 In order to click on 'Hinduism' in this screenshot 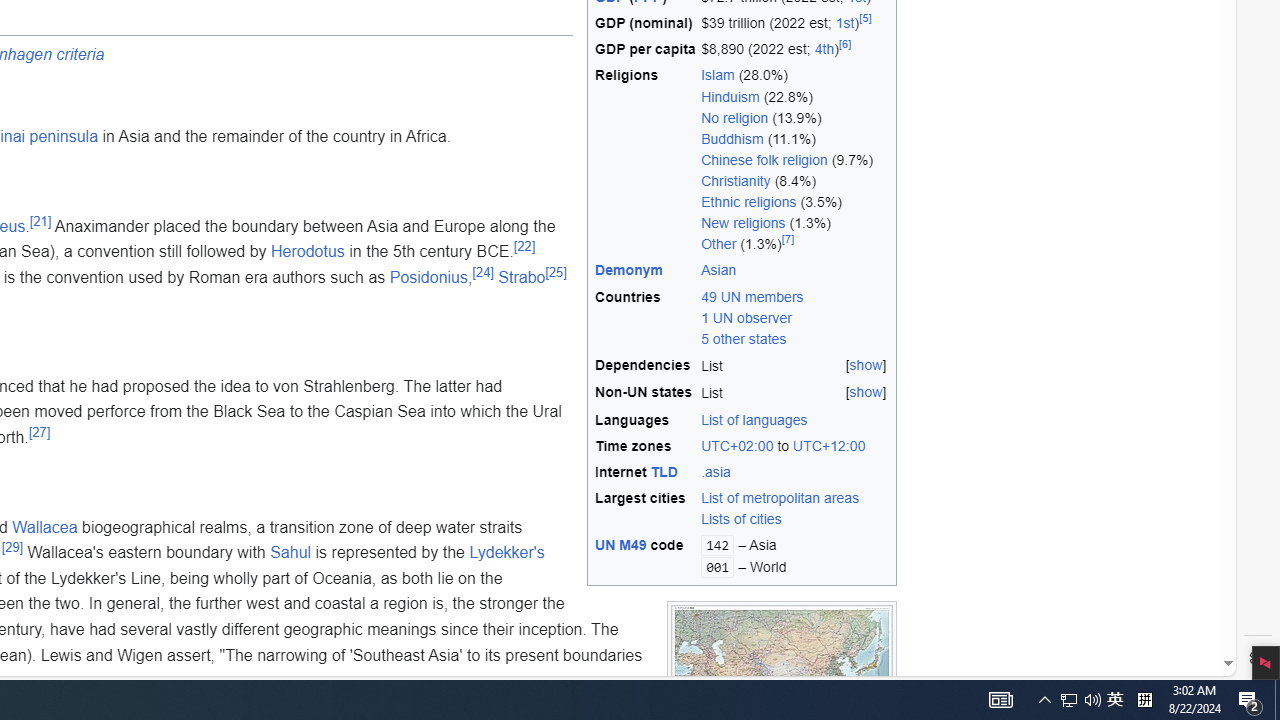, I will do `click(729, 96)`.